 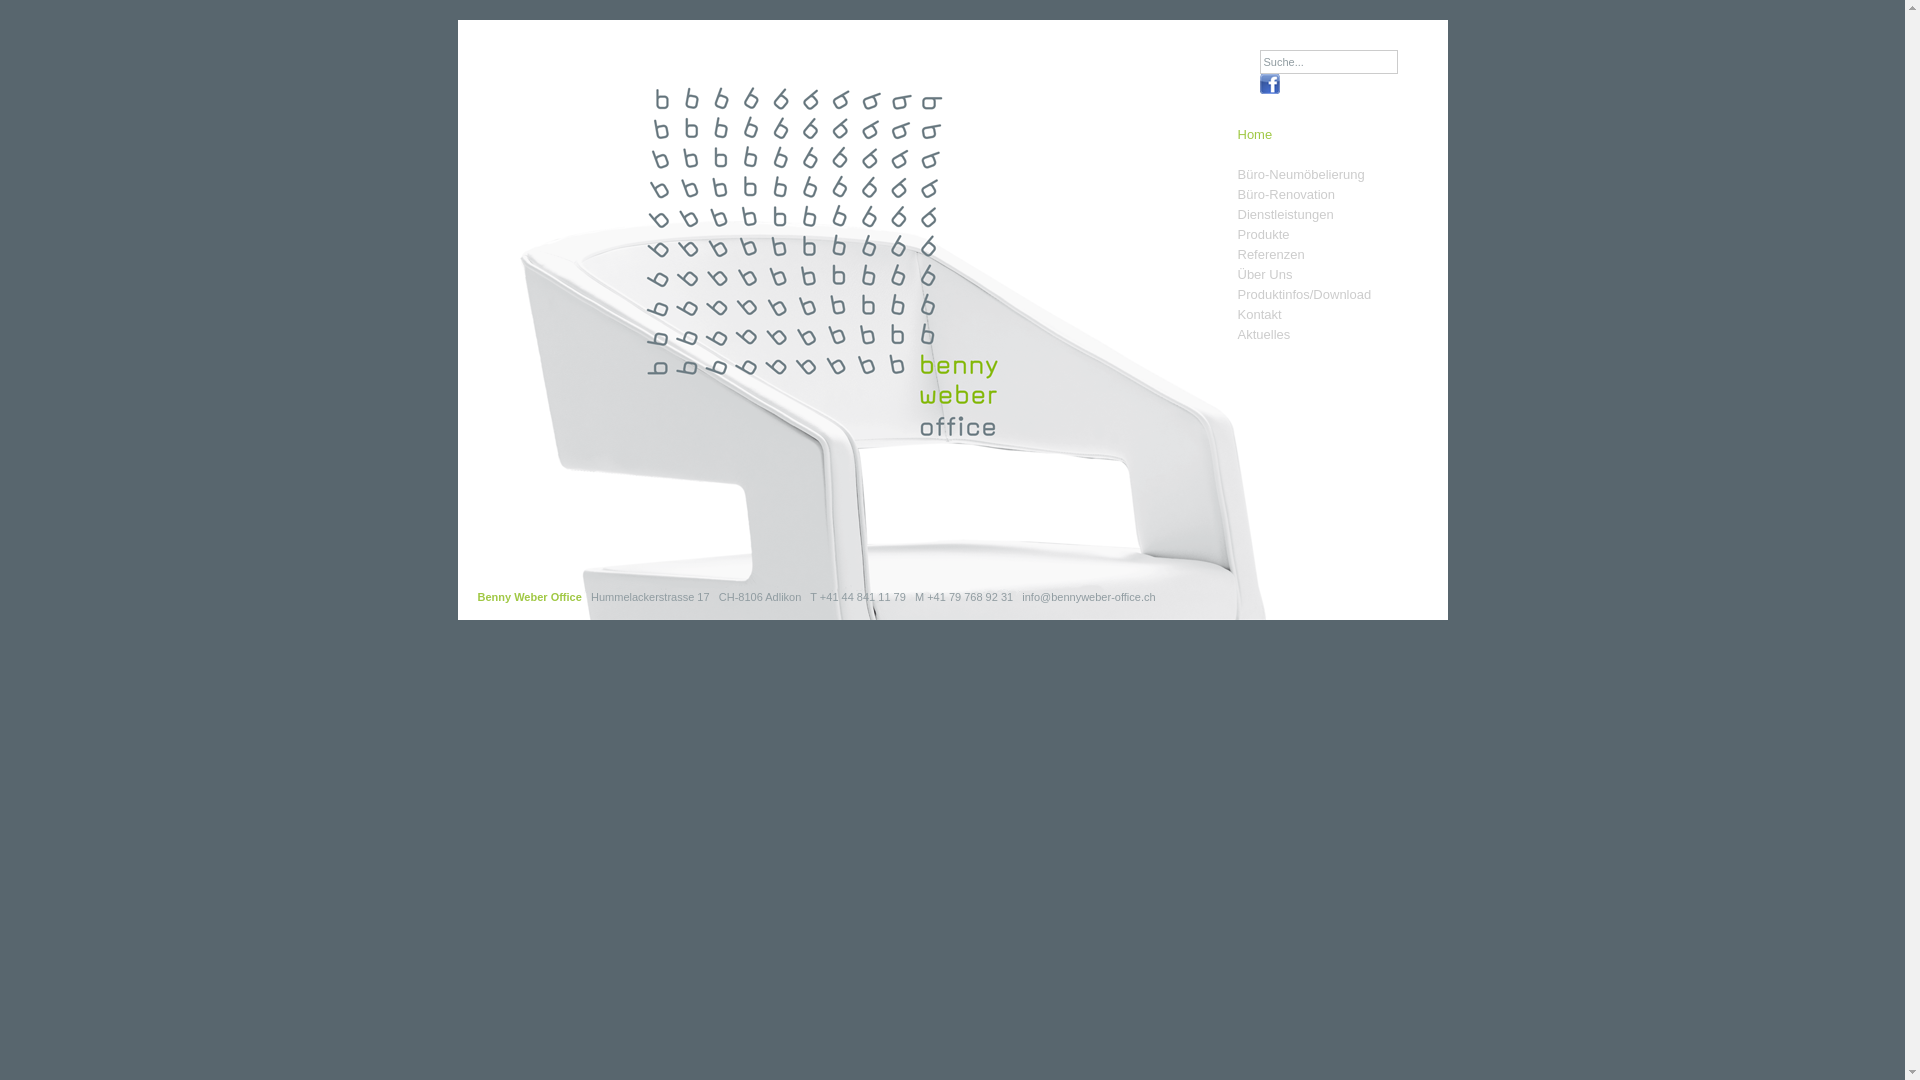 I want to click on 'Aktuelles', so click(x=1263, y=334).